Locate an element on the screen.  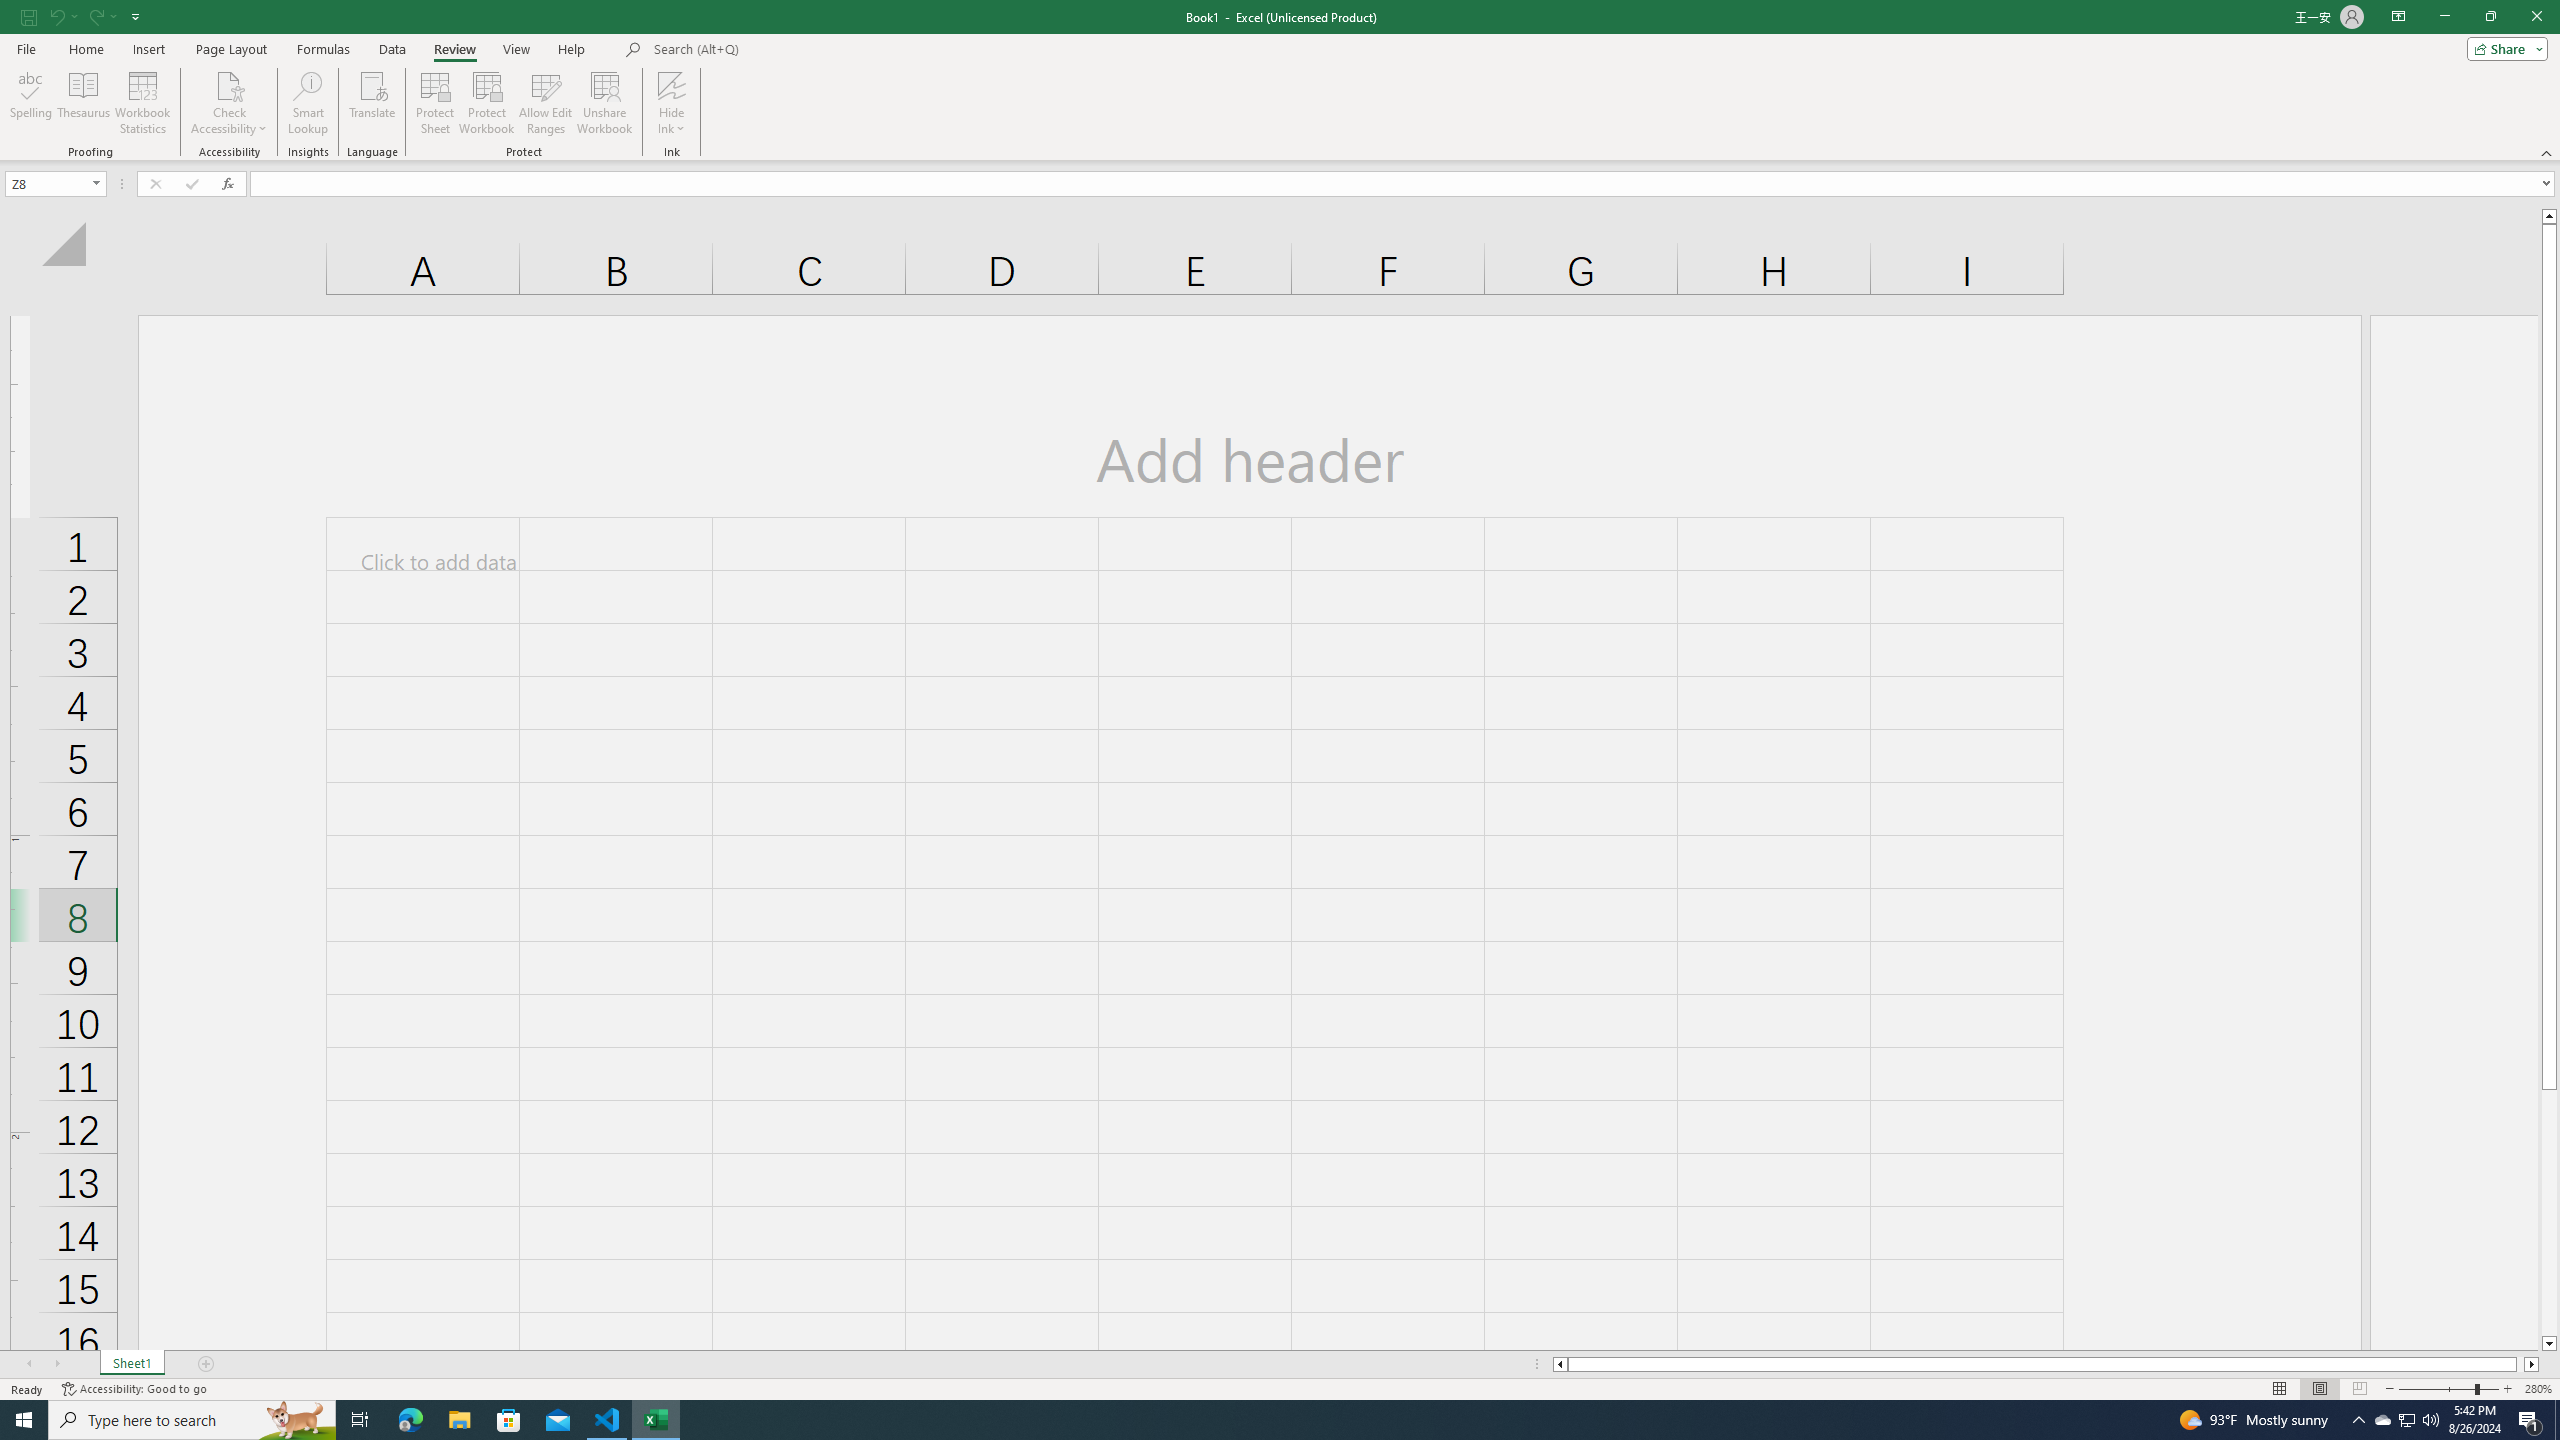
'Translate' is located at coordinates (371, 103).